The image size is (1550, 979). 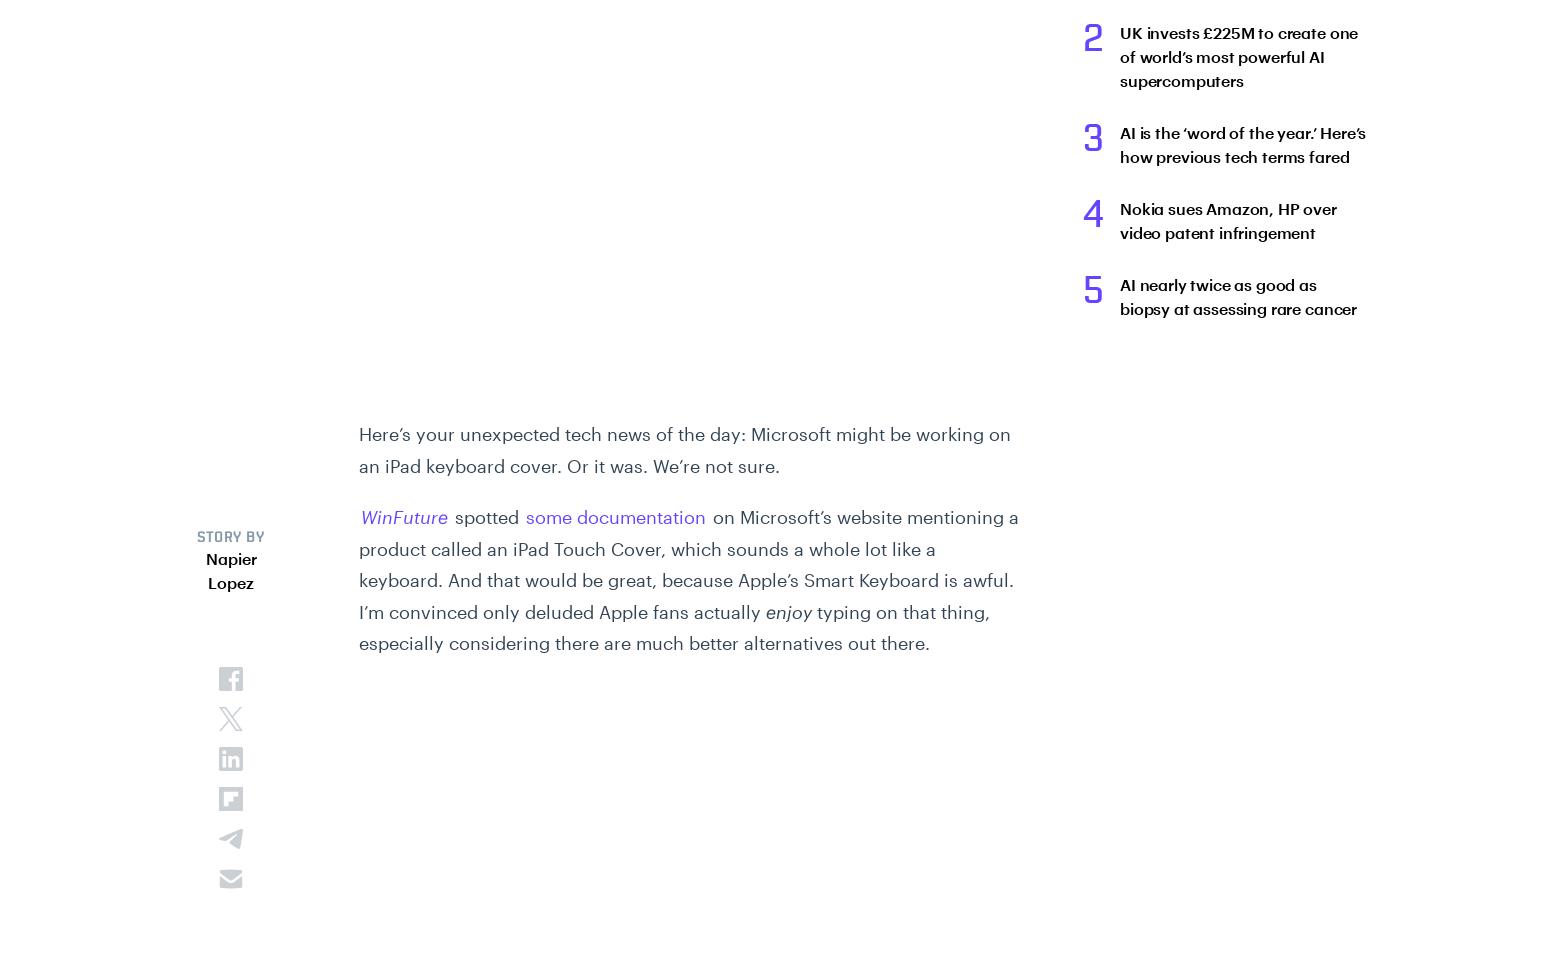 What do you see at coordinates (1238, 296) in the screenshot?
I see `'AI nearly twice as good as biopsy at assessing rare cancer'` at bounding box center [1238, 296].